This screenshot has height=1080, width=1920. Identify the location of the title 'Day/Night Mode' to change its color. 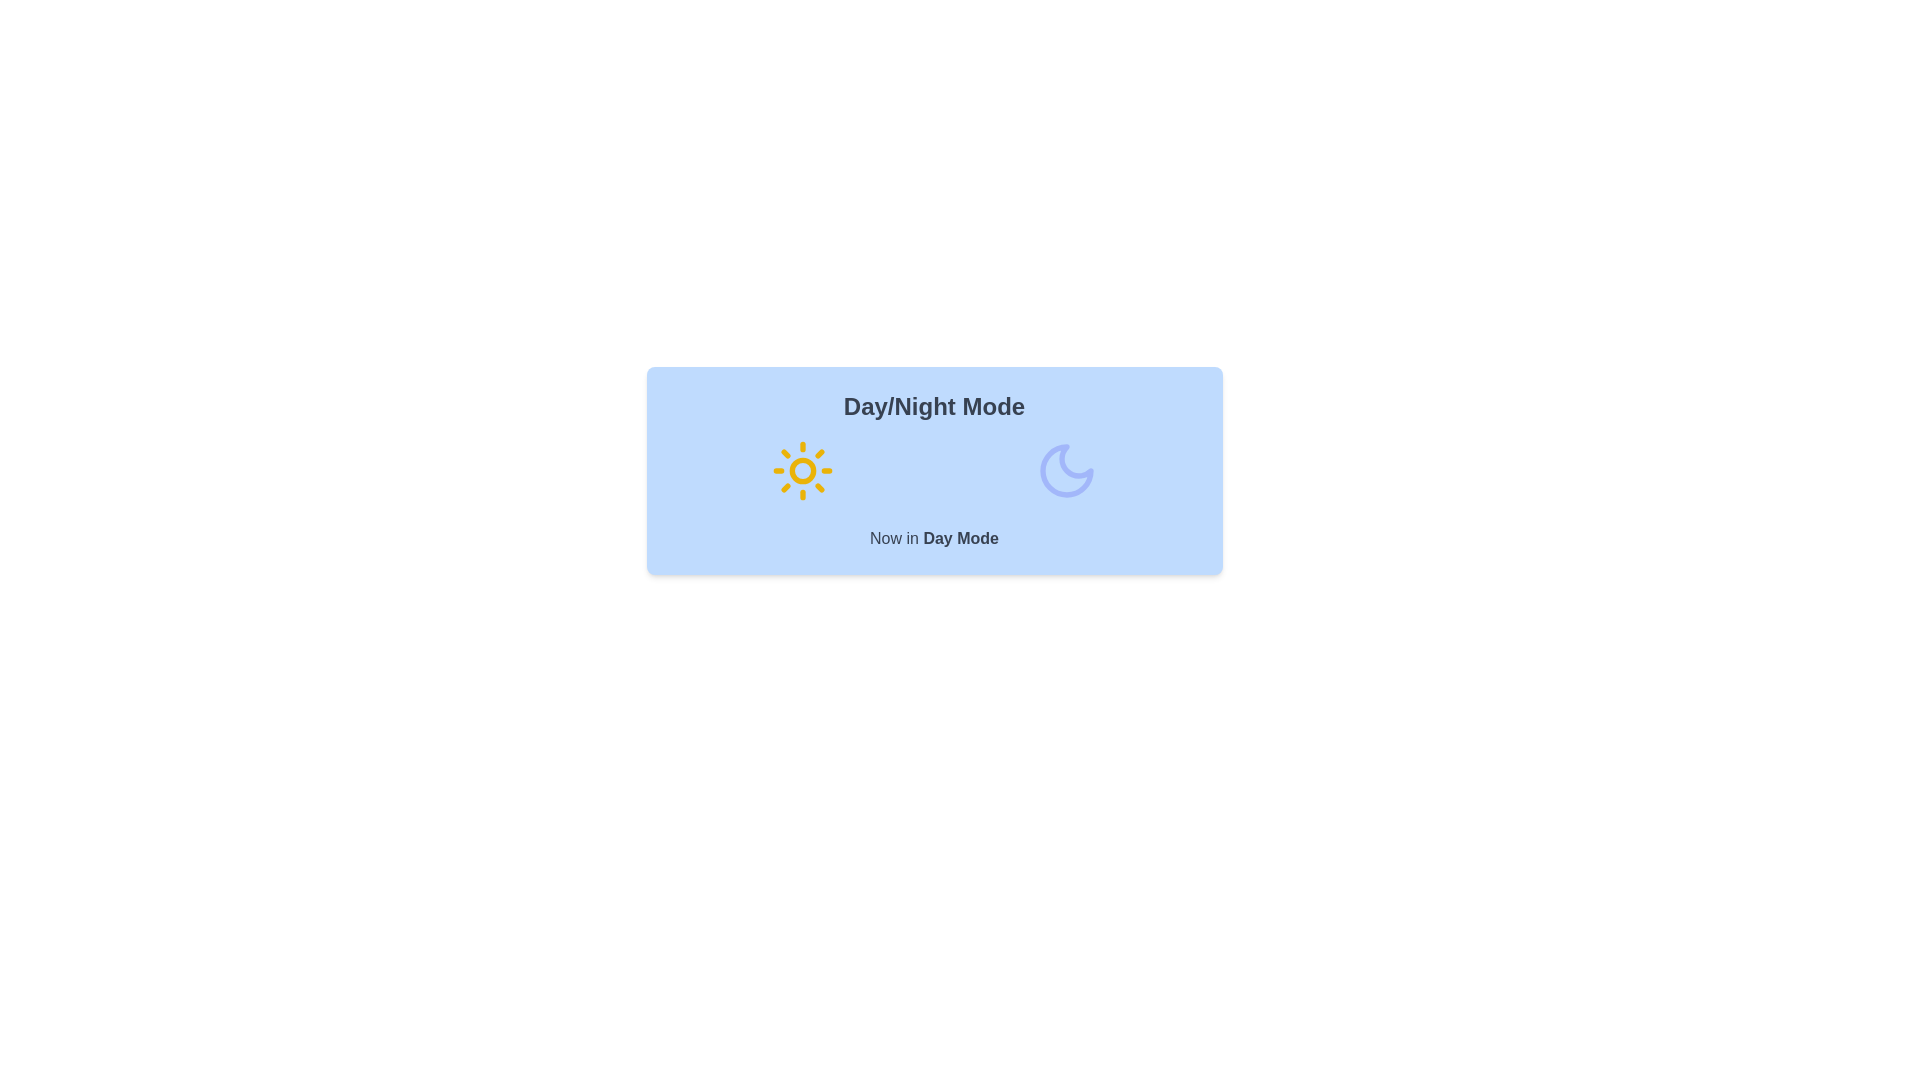
(933, 406).